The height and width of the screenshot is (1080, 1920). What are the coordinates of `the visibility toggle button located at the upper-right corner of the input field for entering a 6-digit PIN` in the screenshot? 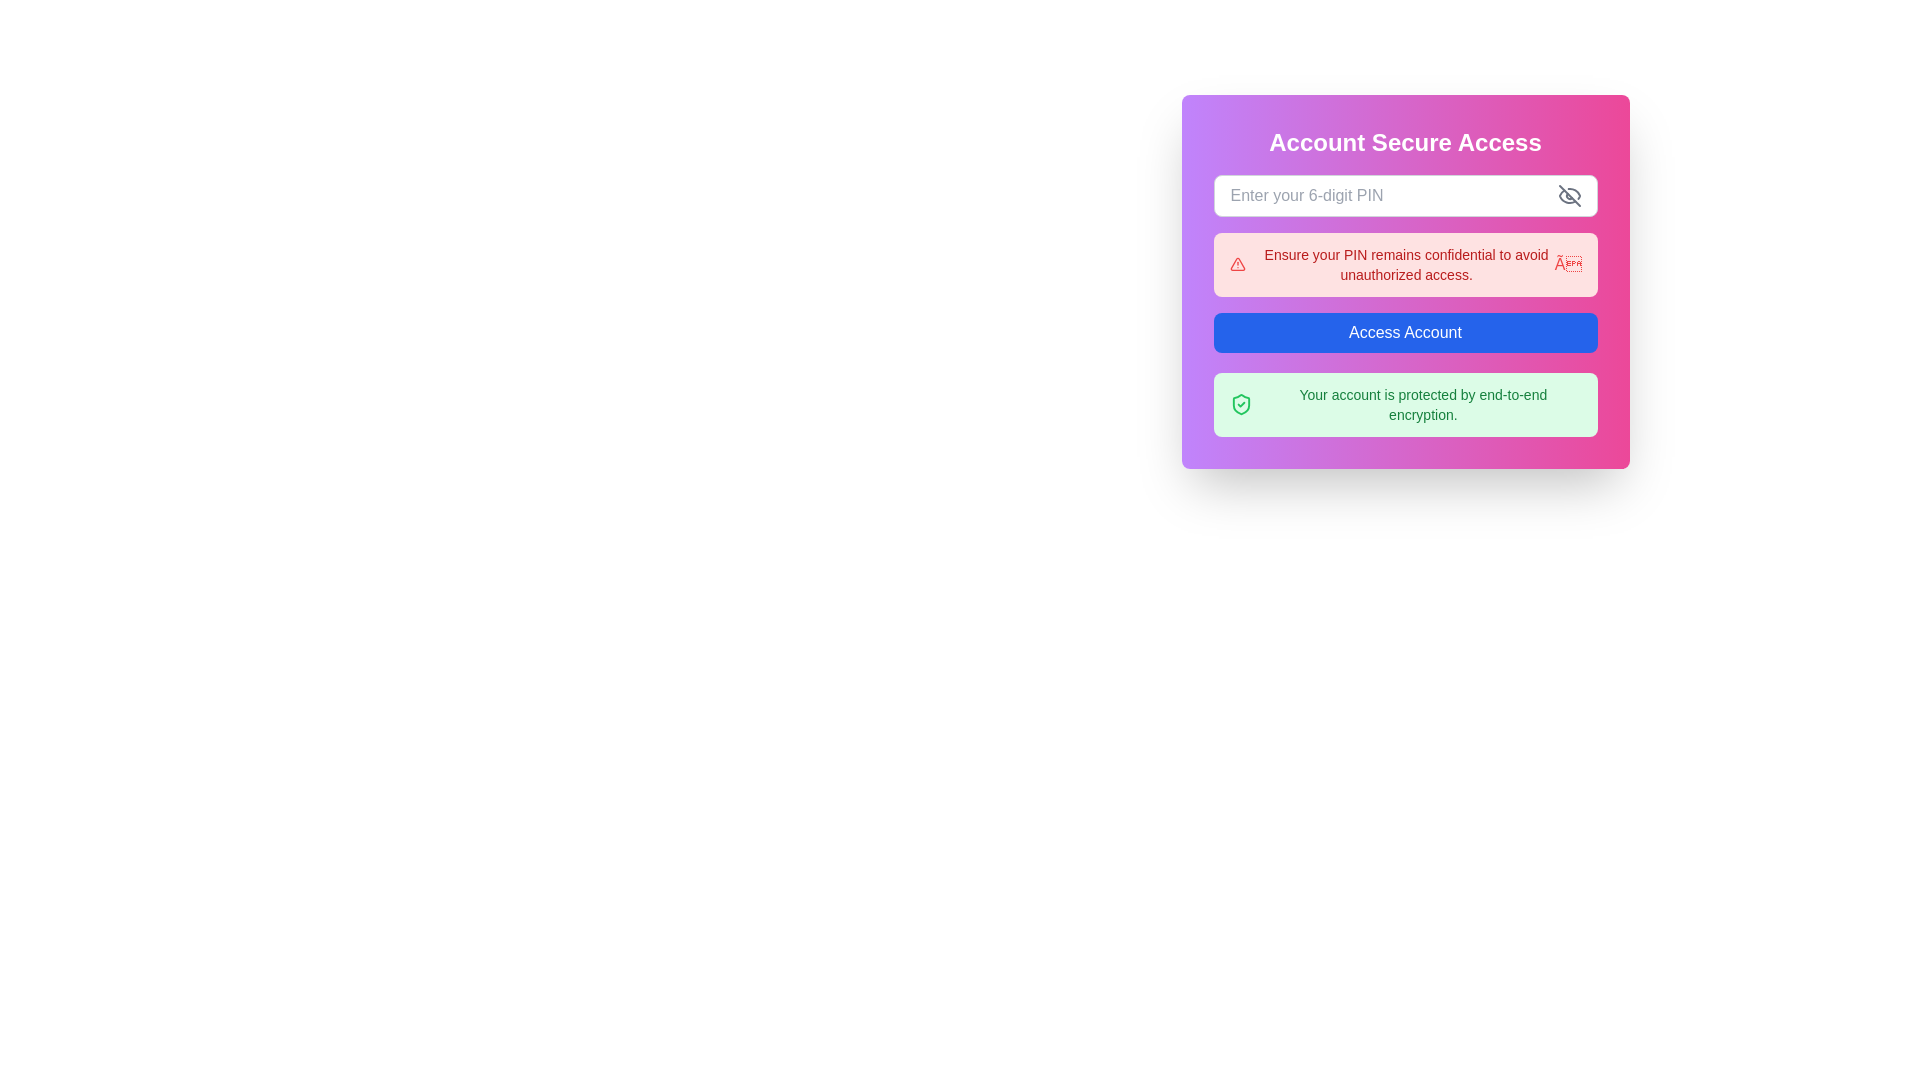 It's located at (1568, 196).